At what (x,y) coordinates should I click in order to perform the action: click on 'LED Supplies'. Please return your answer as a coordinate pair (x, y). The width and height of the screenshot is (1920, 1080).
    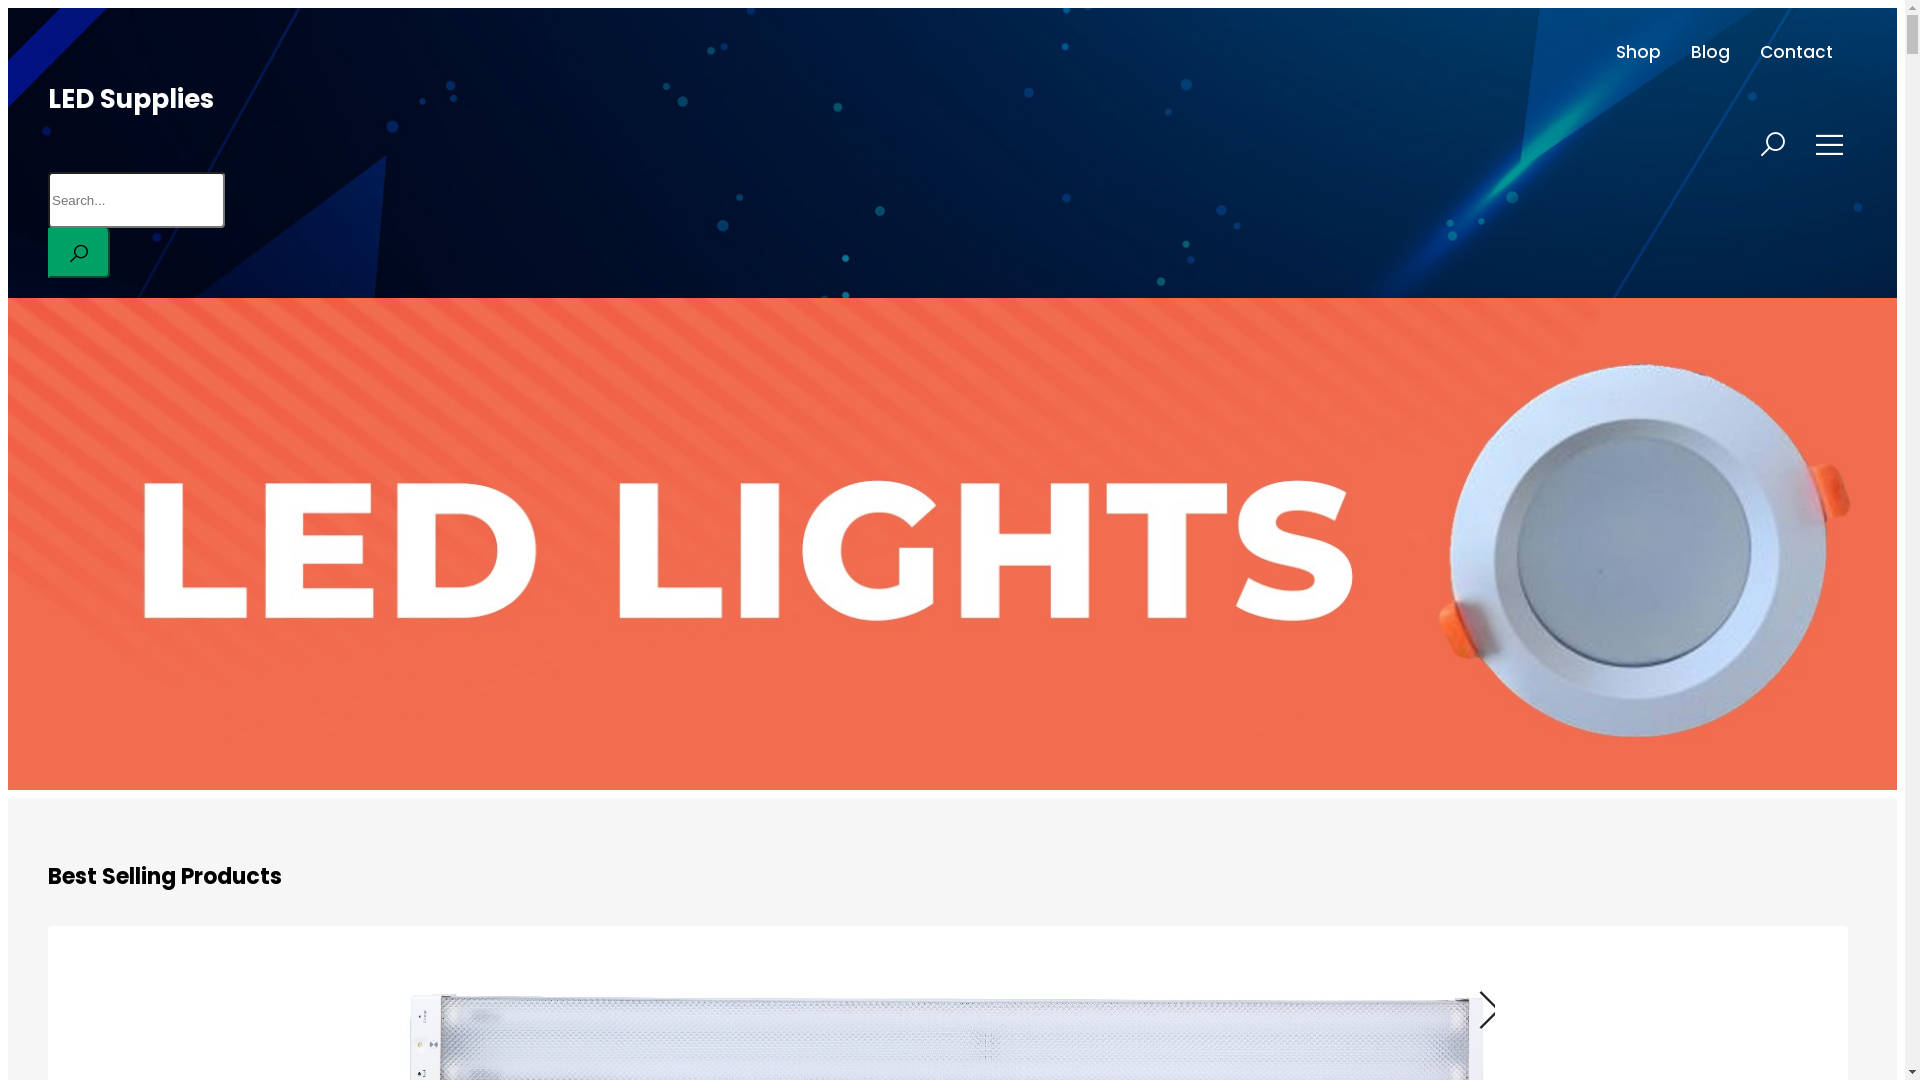
    Looking at the image, I should click on (129, 99).